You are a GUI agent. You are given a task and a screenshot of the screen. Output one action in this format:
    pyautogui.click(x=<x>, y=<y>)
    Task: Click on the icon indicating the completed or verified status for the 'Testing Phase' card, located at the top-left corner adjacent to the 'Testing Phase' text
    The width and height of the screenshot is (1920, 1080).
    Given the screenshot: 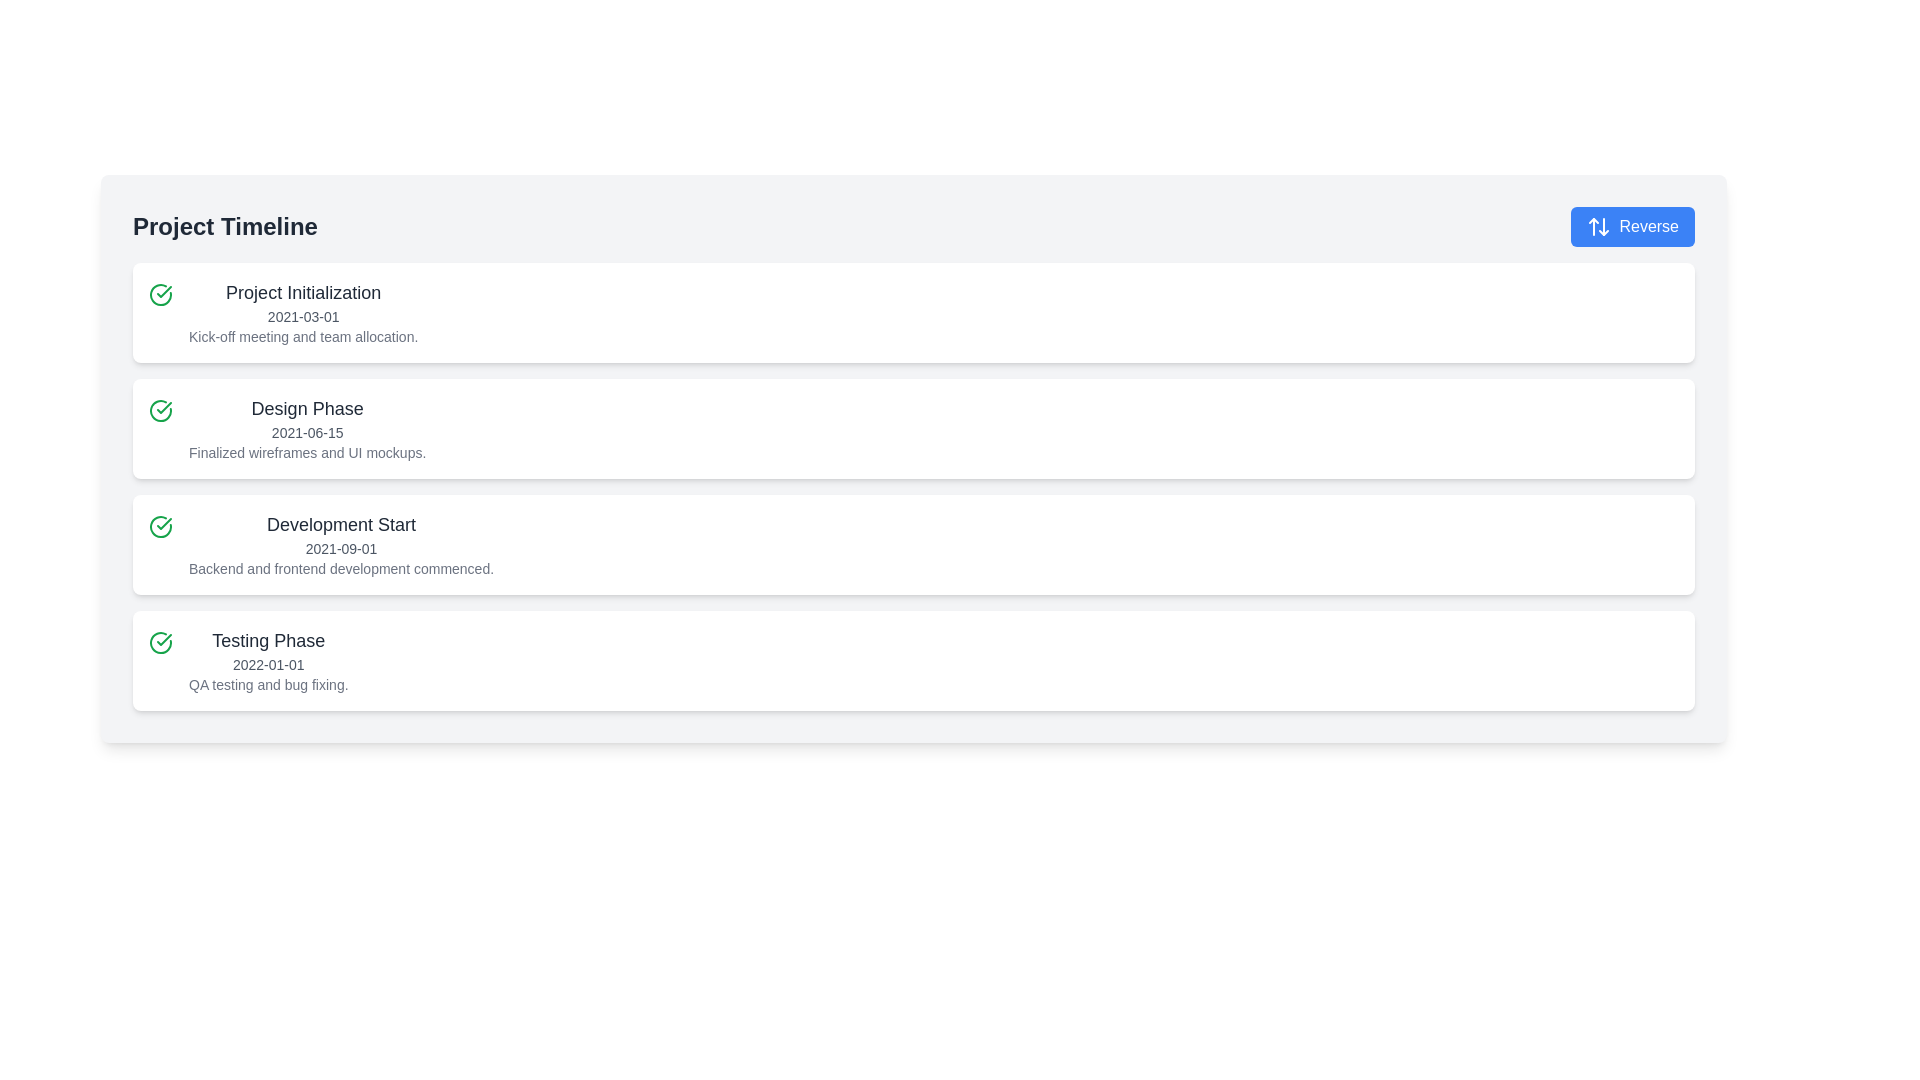 What is the action you would take?
    pyautogui.click(x=161, y=643)
    